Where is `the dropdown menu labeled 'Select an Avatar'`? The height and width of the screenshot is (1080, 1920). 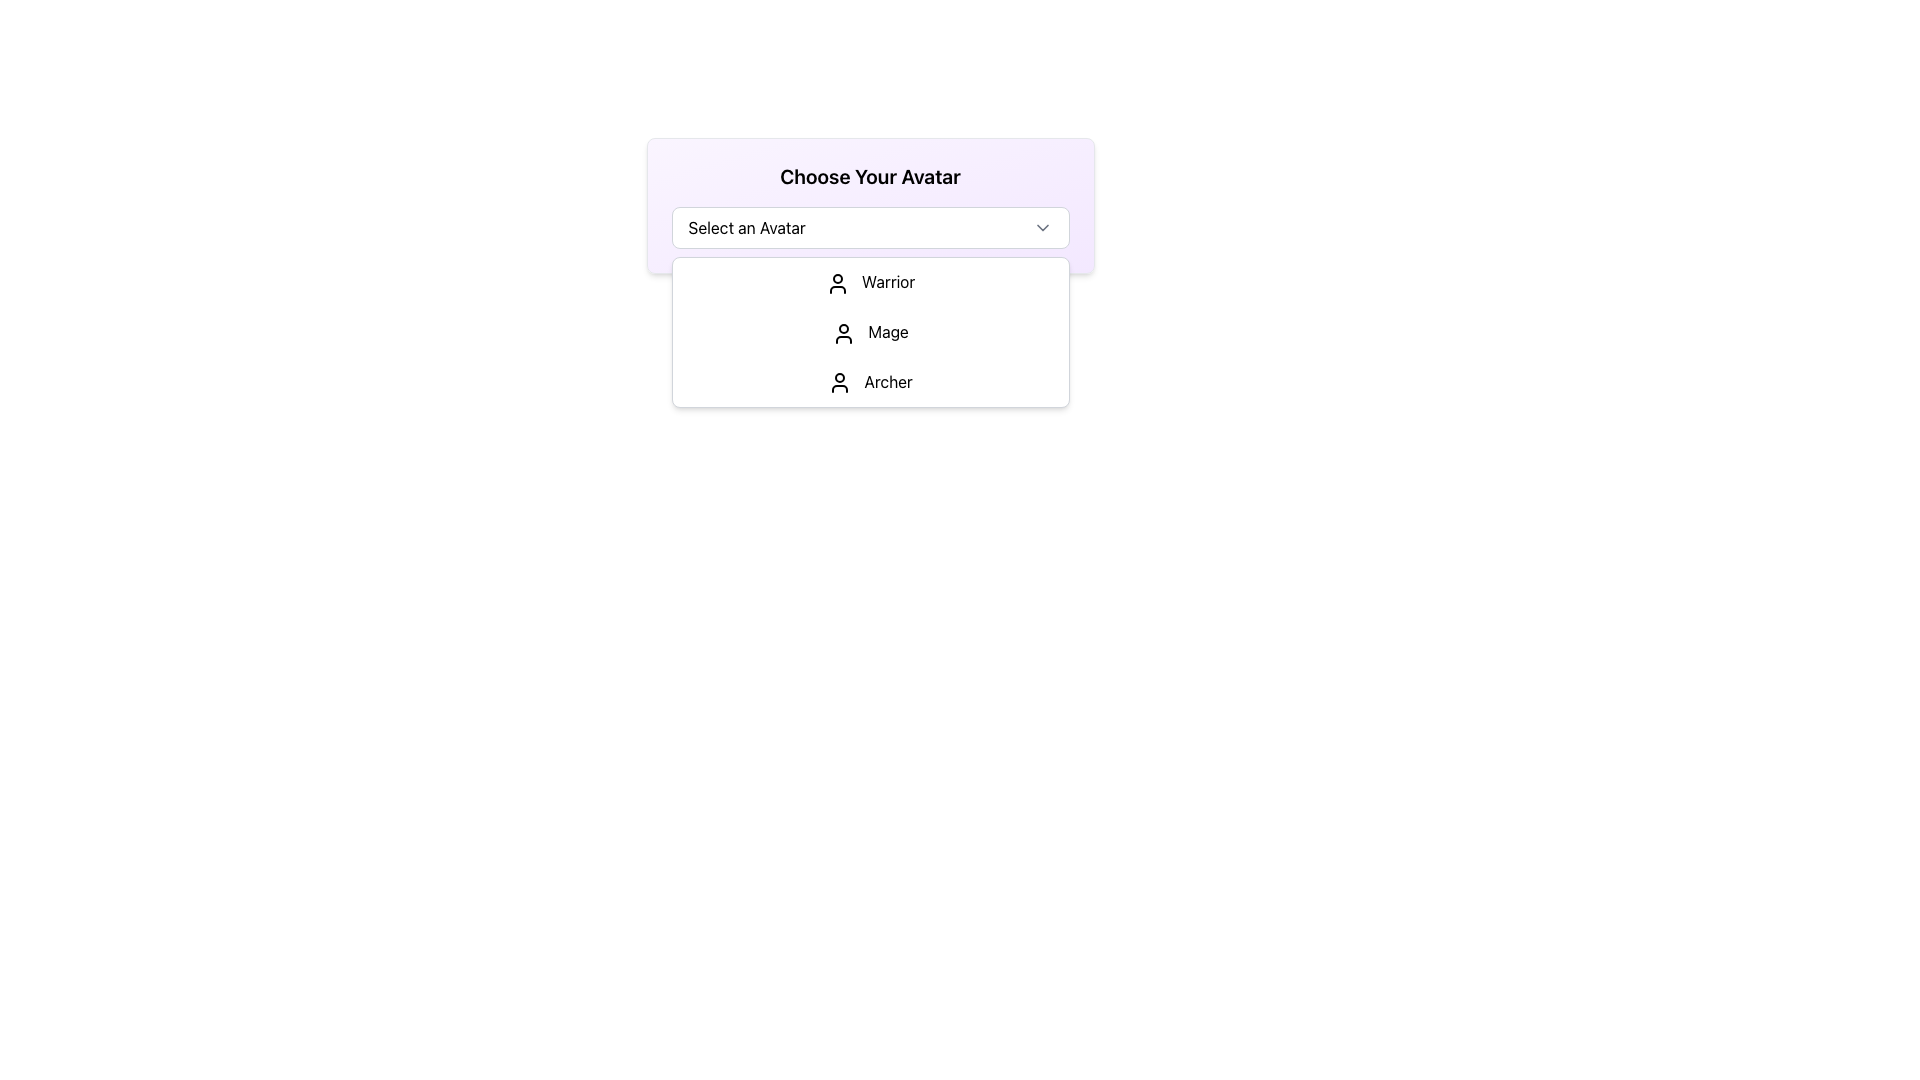
the dropdown menu labeled 'Select an Avatar' is located at coordinates (870, 226).